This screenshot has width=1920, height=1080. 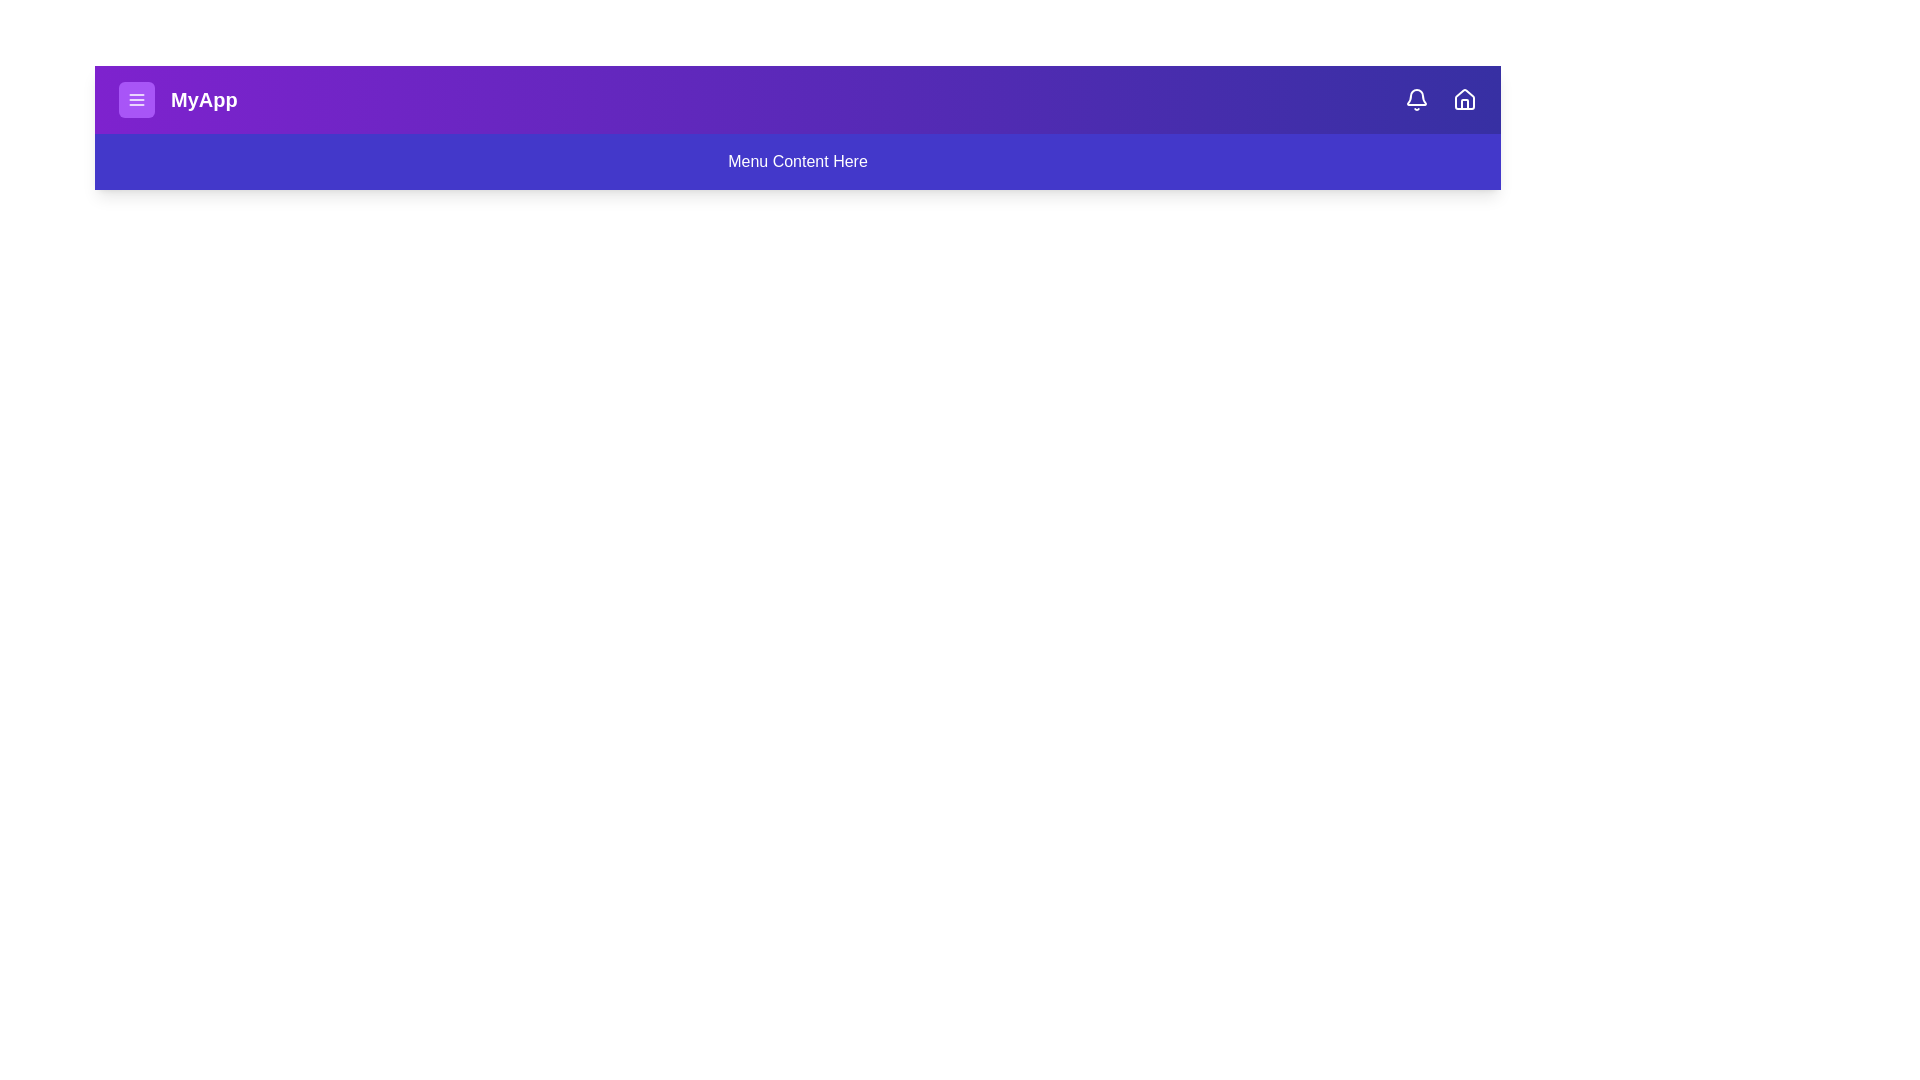 What do you see at coordinates (1464, 100) in the screenshot?
I see `the home icon to navigate to the homepage` at bounding box center [1464, 100].